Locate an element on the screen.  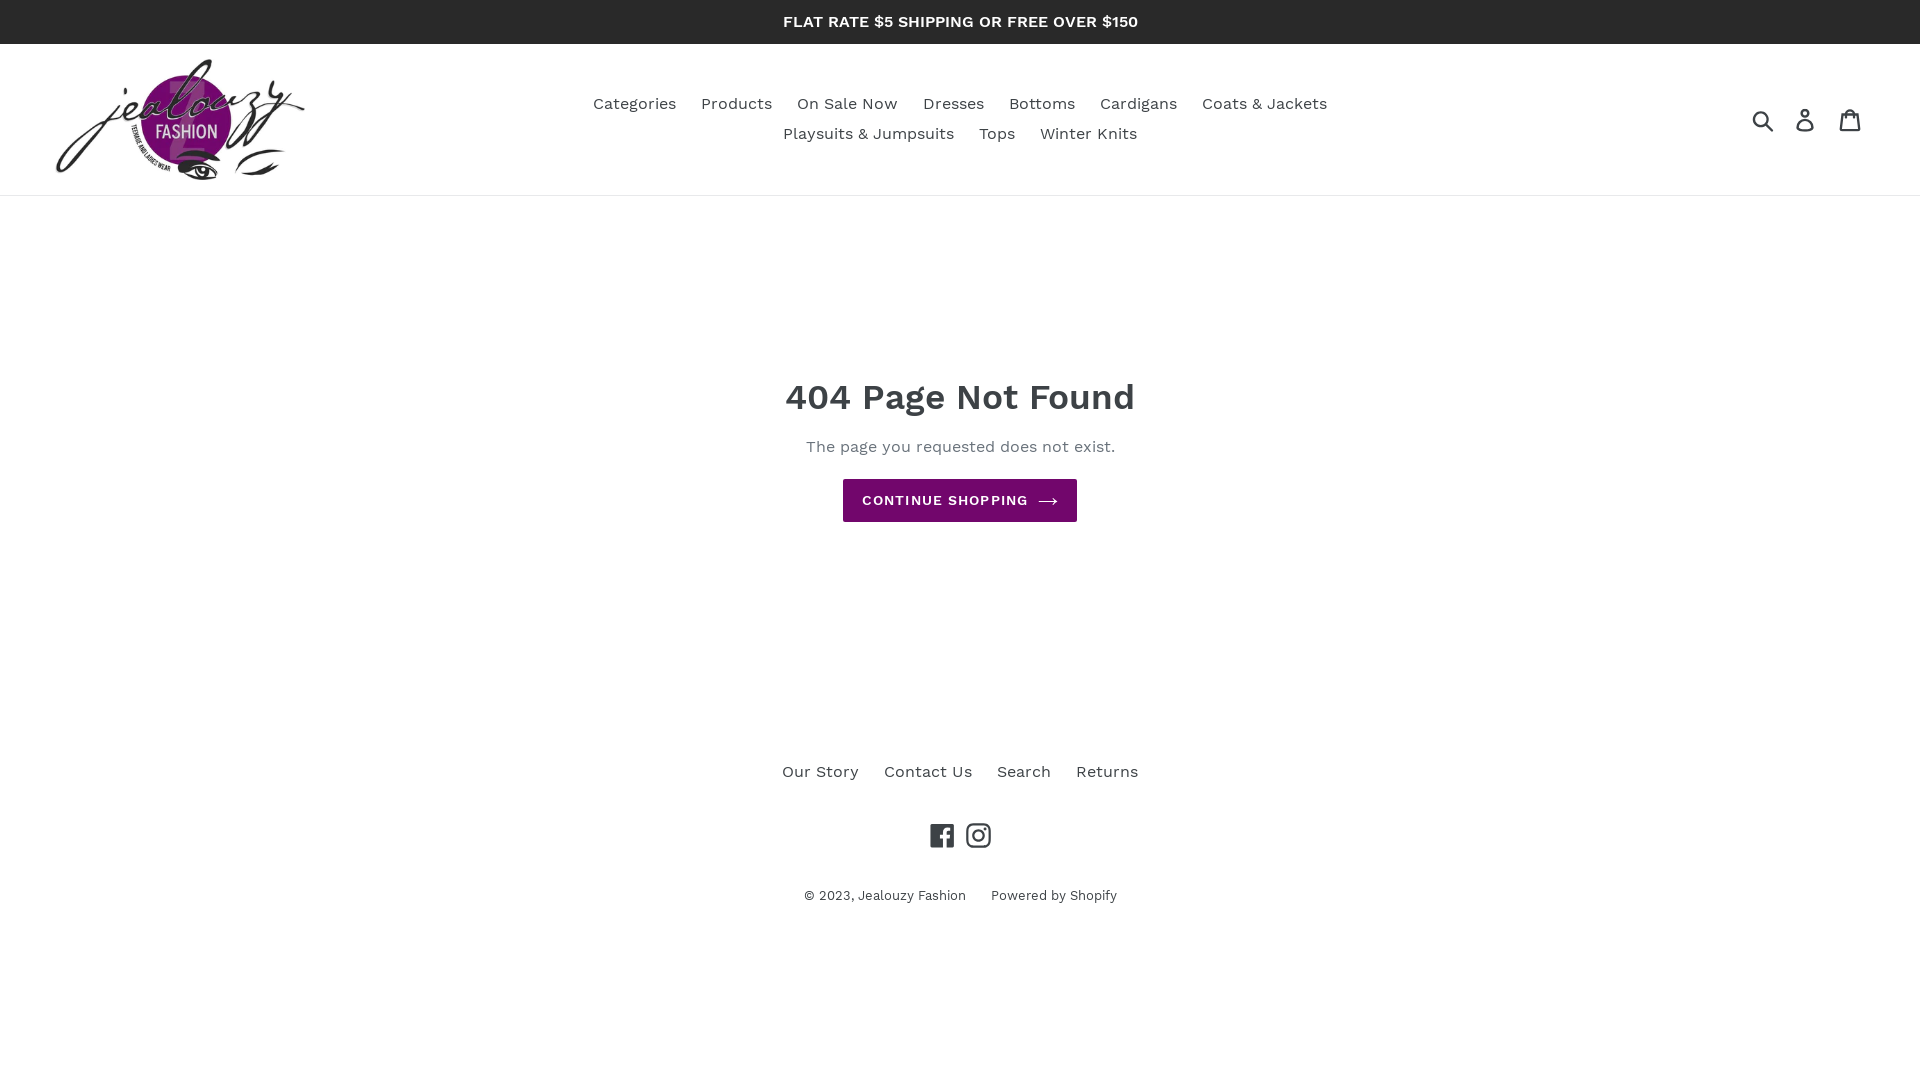
'On Sale Now' is located at coordinates (786, 104).